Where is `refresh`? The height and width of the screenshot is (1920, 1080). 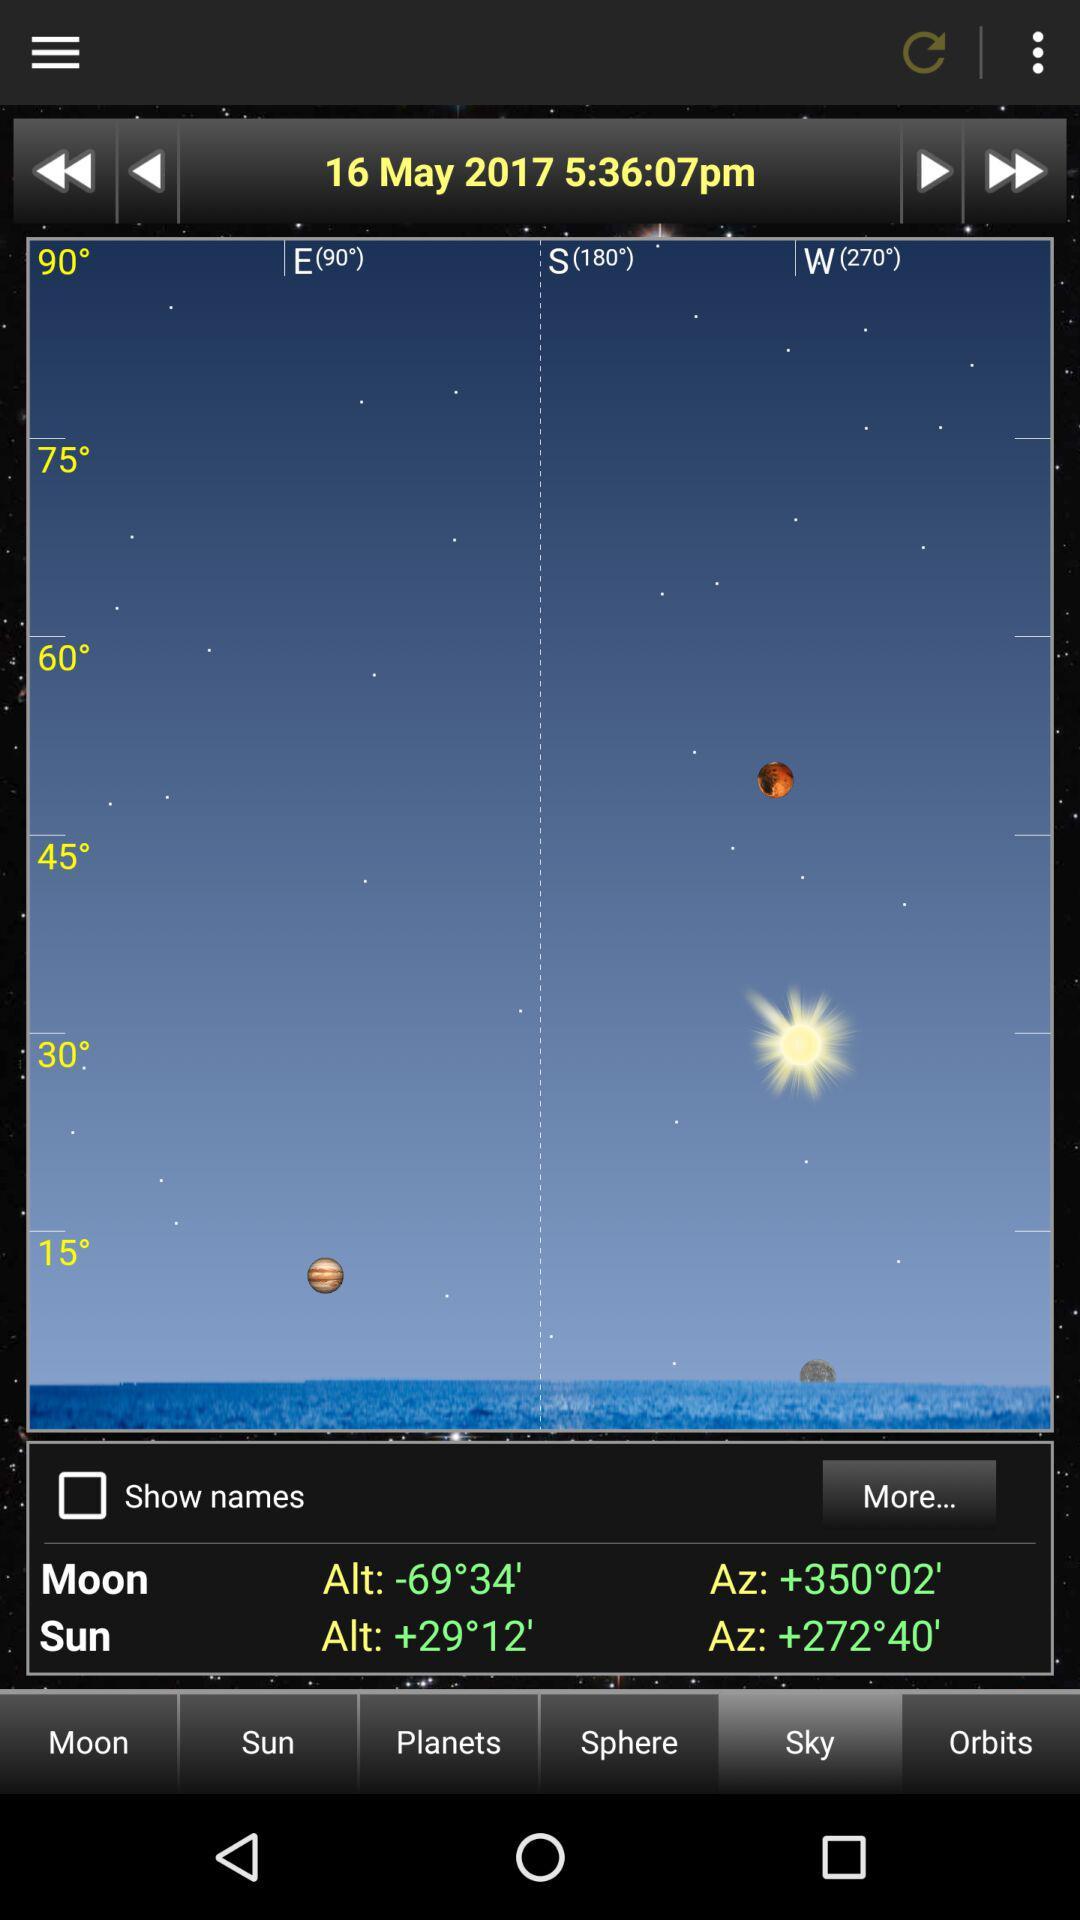 refresh is located at coordinates (924, 52).